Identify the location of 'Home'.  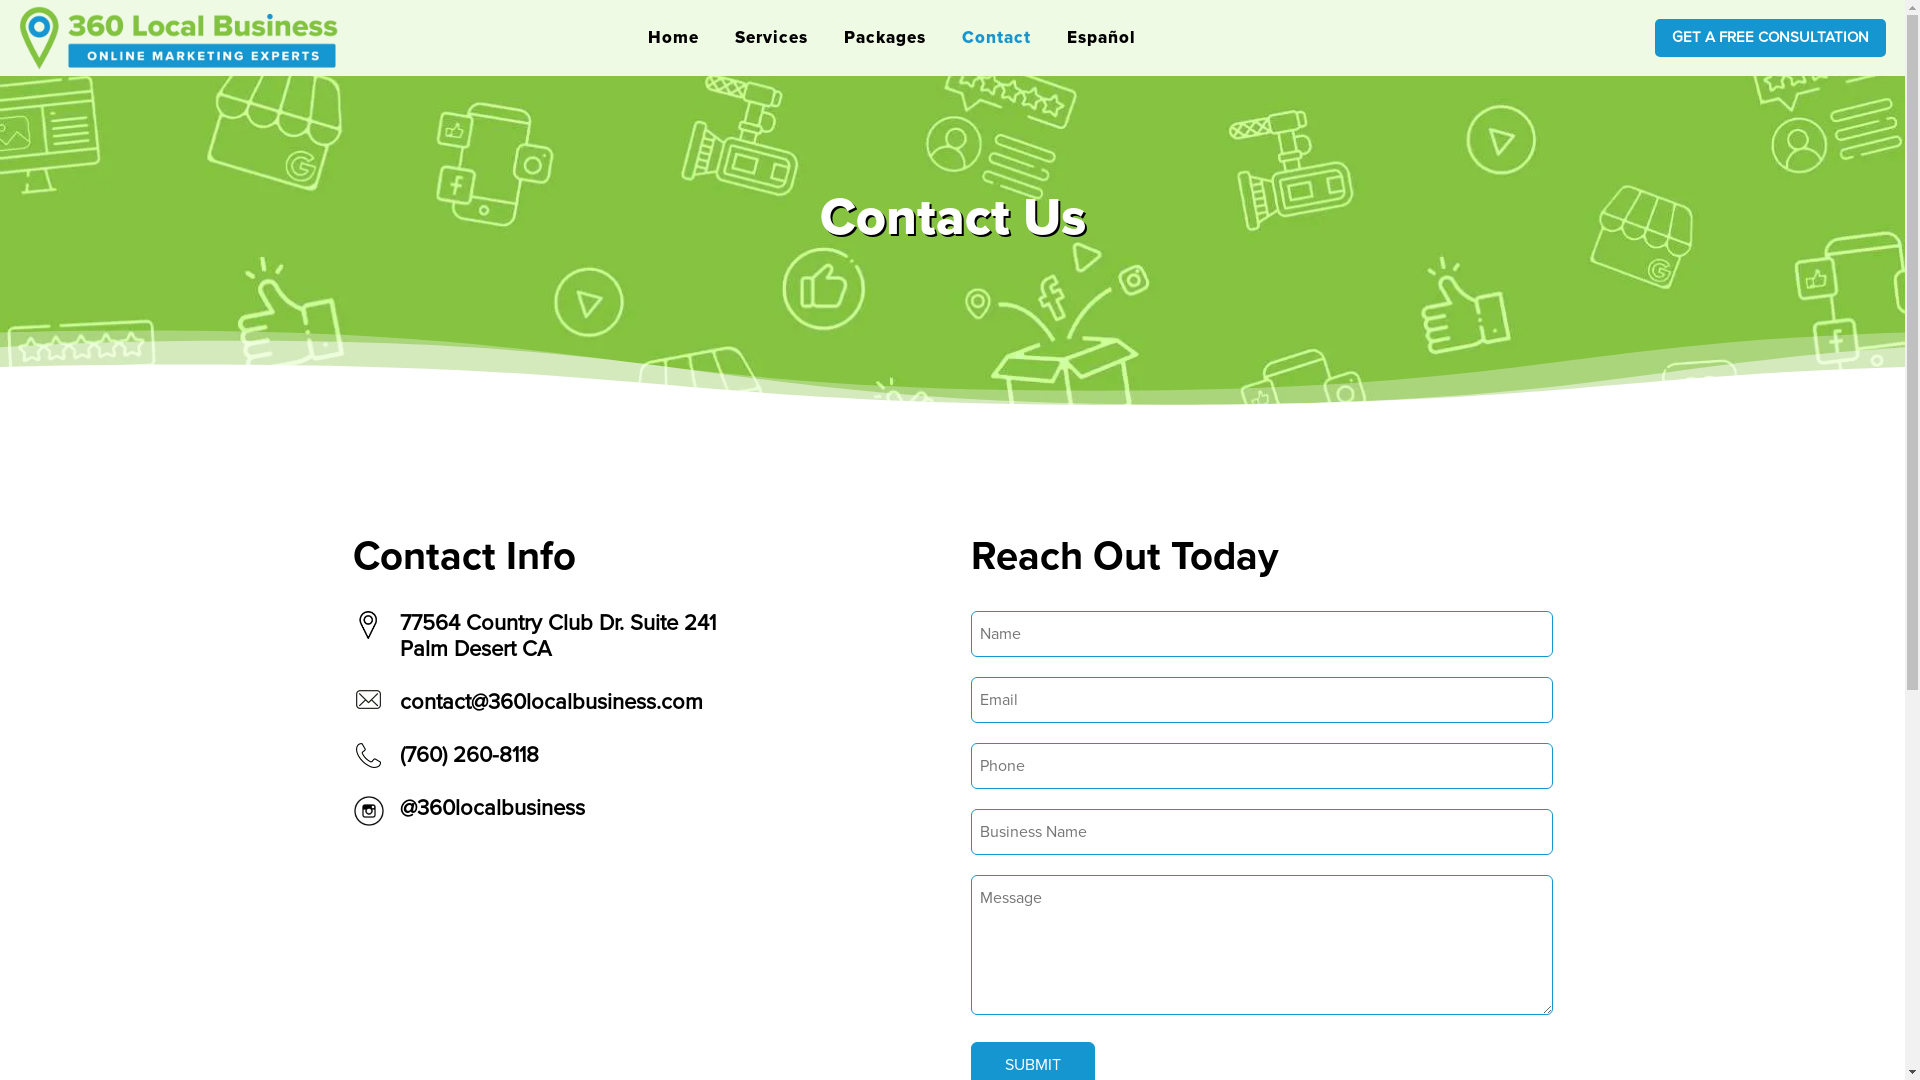
(673, 38).